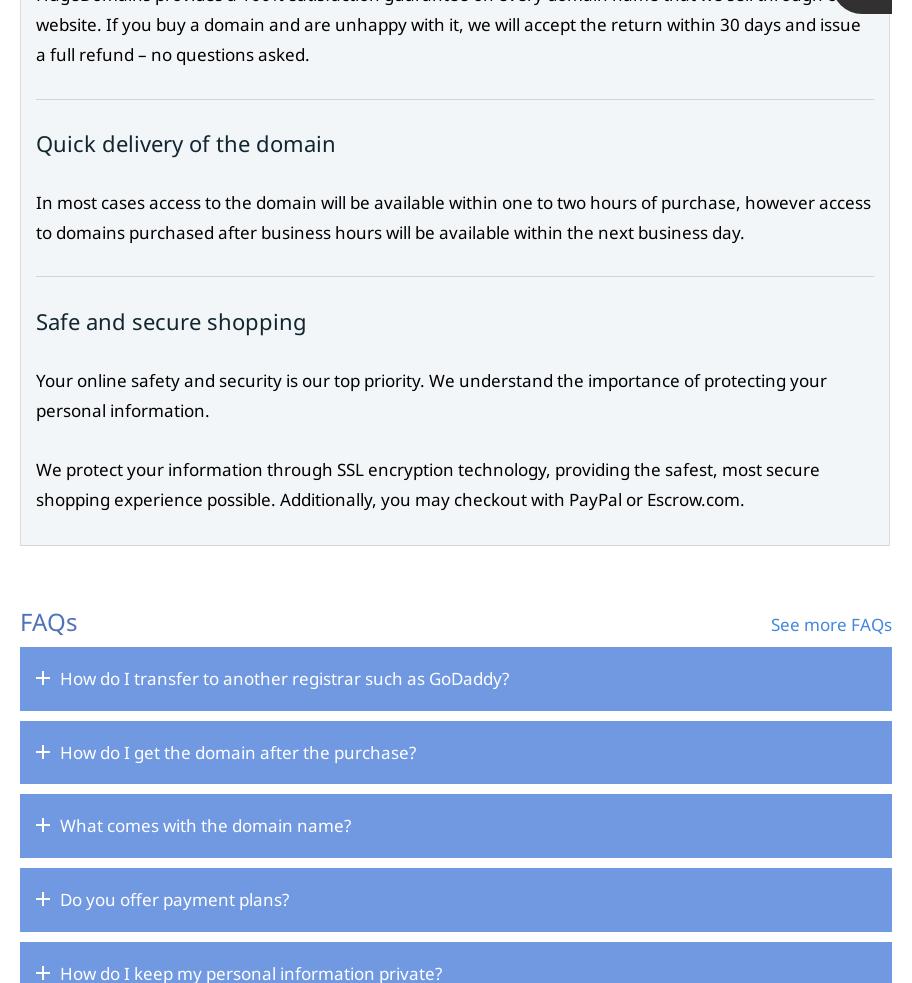  I want to click on 'We protect your information through SSL encryption technology, providing the safest, most secure shopping experience possible. Additionally, you may checkout with PayPal or Escrow.com.', so click(427, 483).